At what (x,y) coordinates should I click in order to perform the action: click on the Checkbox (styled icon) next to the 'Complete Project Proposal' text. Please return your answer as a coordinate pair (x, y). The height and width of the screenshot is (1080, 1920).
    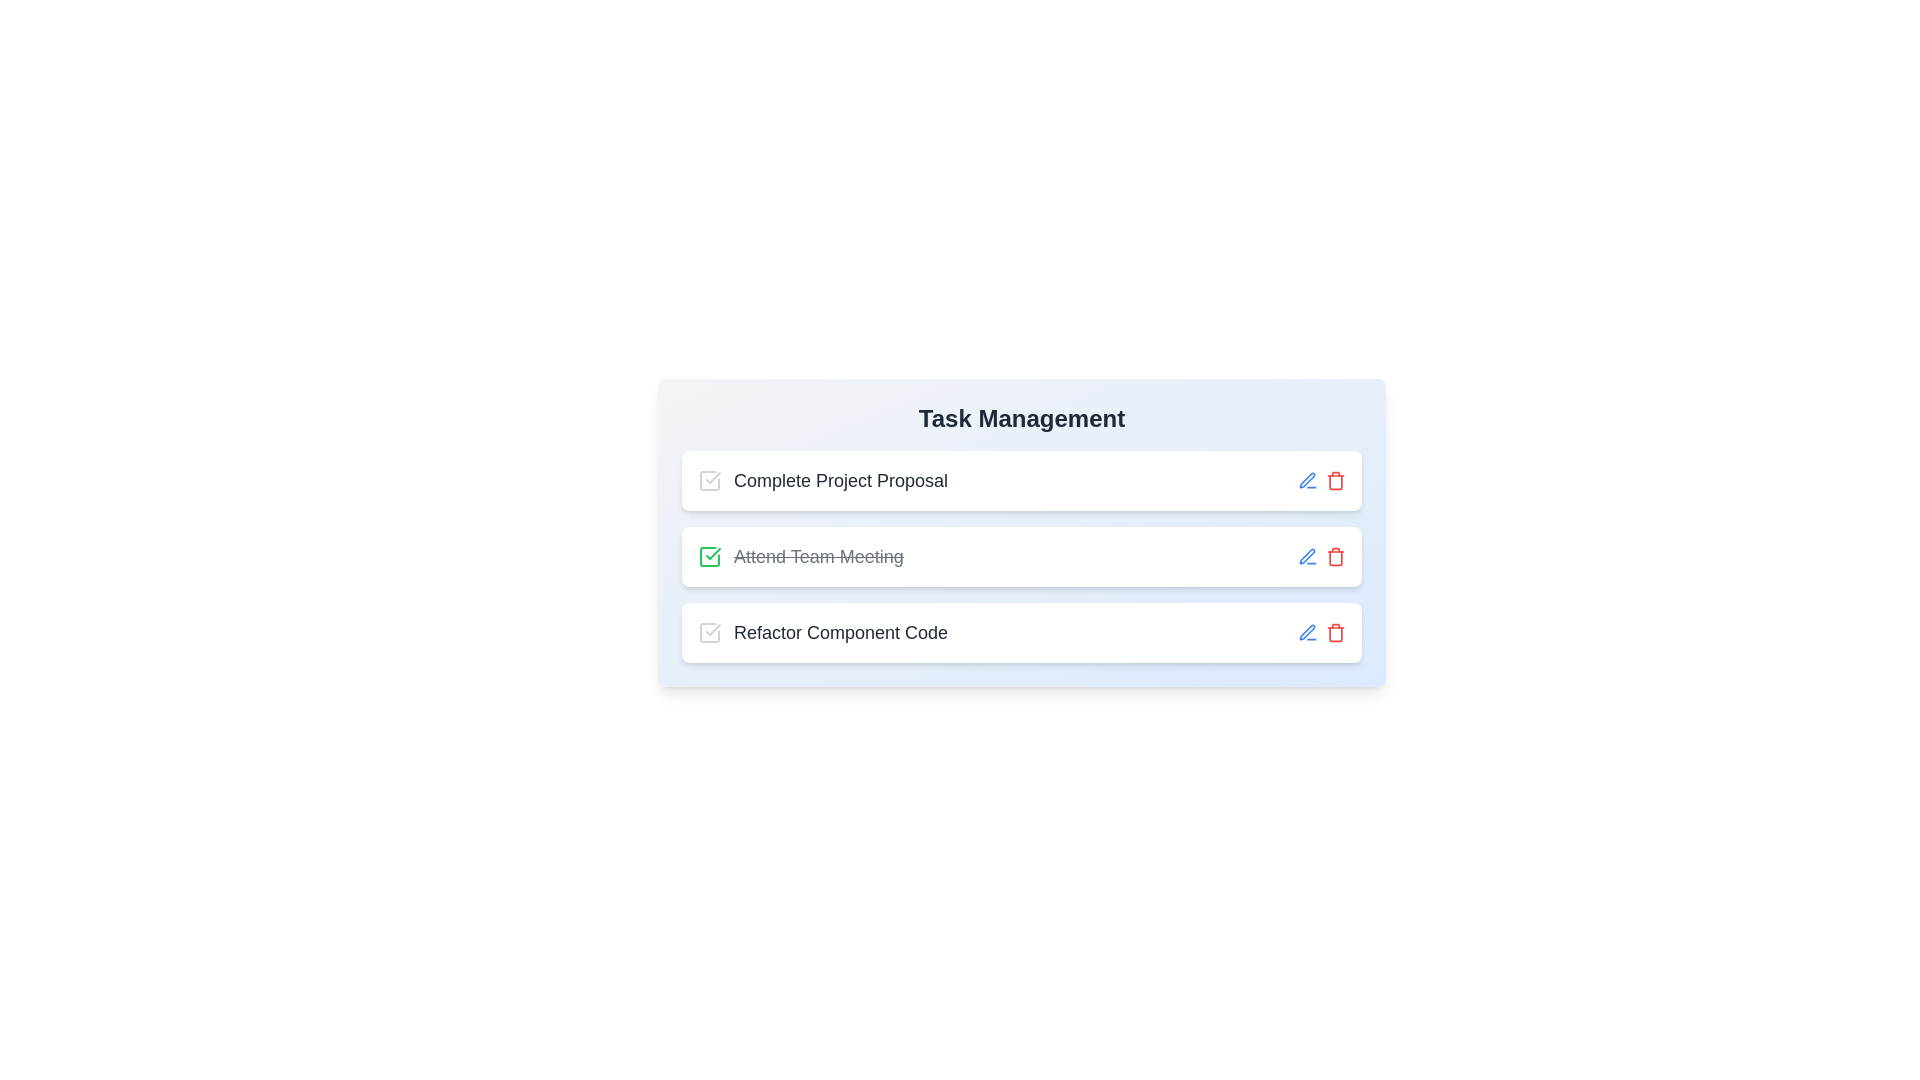
    Looking at the image, I should click on (710, 481).